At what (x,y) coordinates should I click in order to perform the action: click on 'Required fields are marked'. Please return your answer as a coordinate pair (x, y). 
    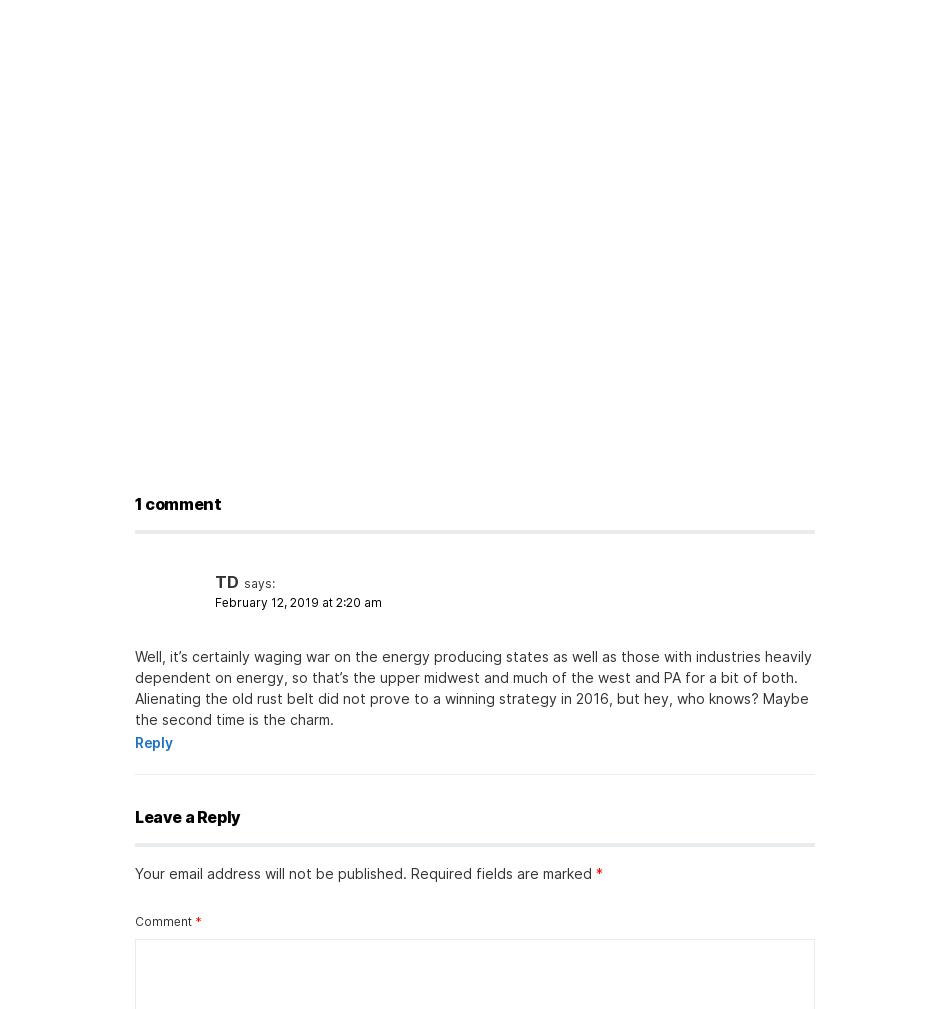
    Looking at the image, I should click on (409, 873).